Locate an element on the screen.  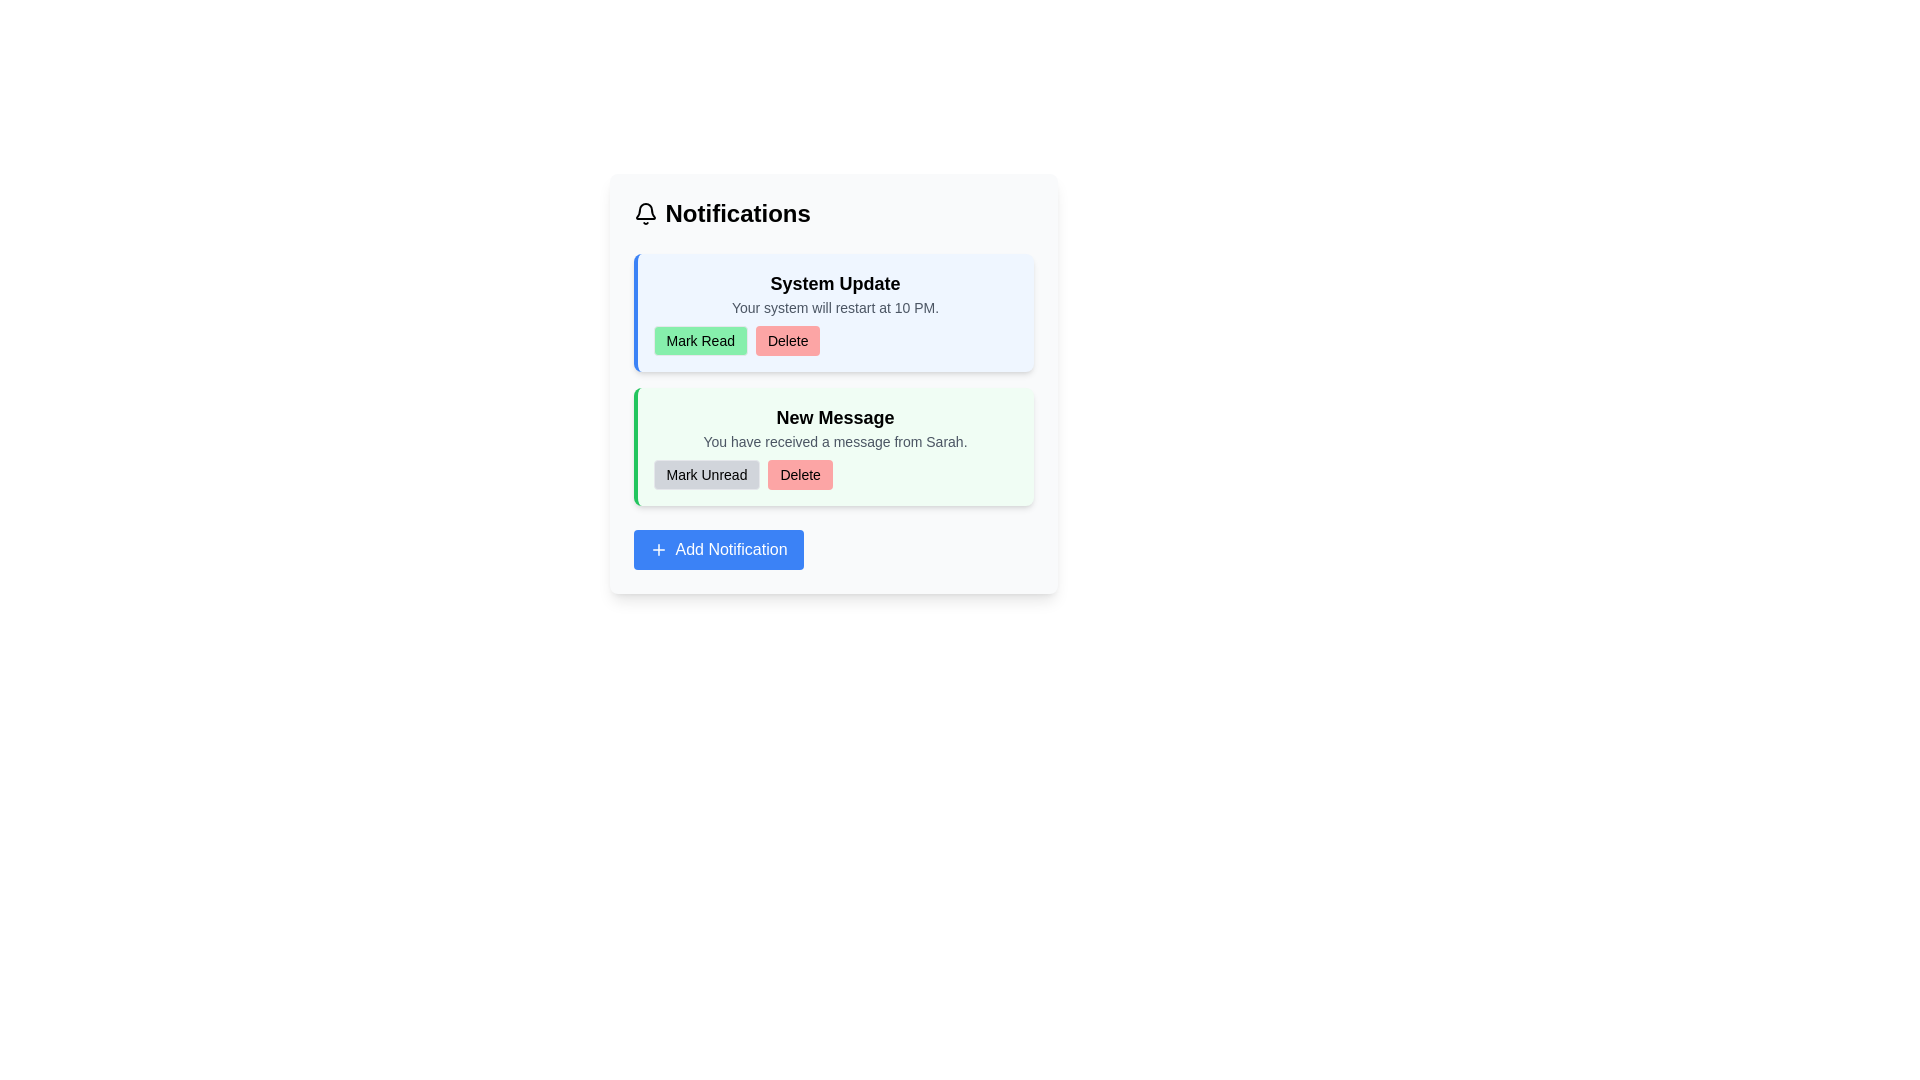
the text label that serves as the title for the notification, located below the 'System Update' card in the notification list is located at coordinates (835, 416).